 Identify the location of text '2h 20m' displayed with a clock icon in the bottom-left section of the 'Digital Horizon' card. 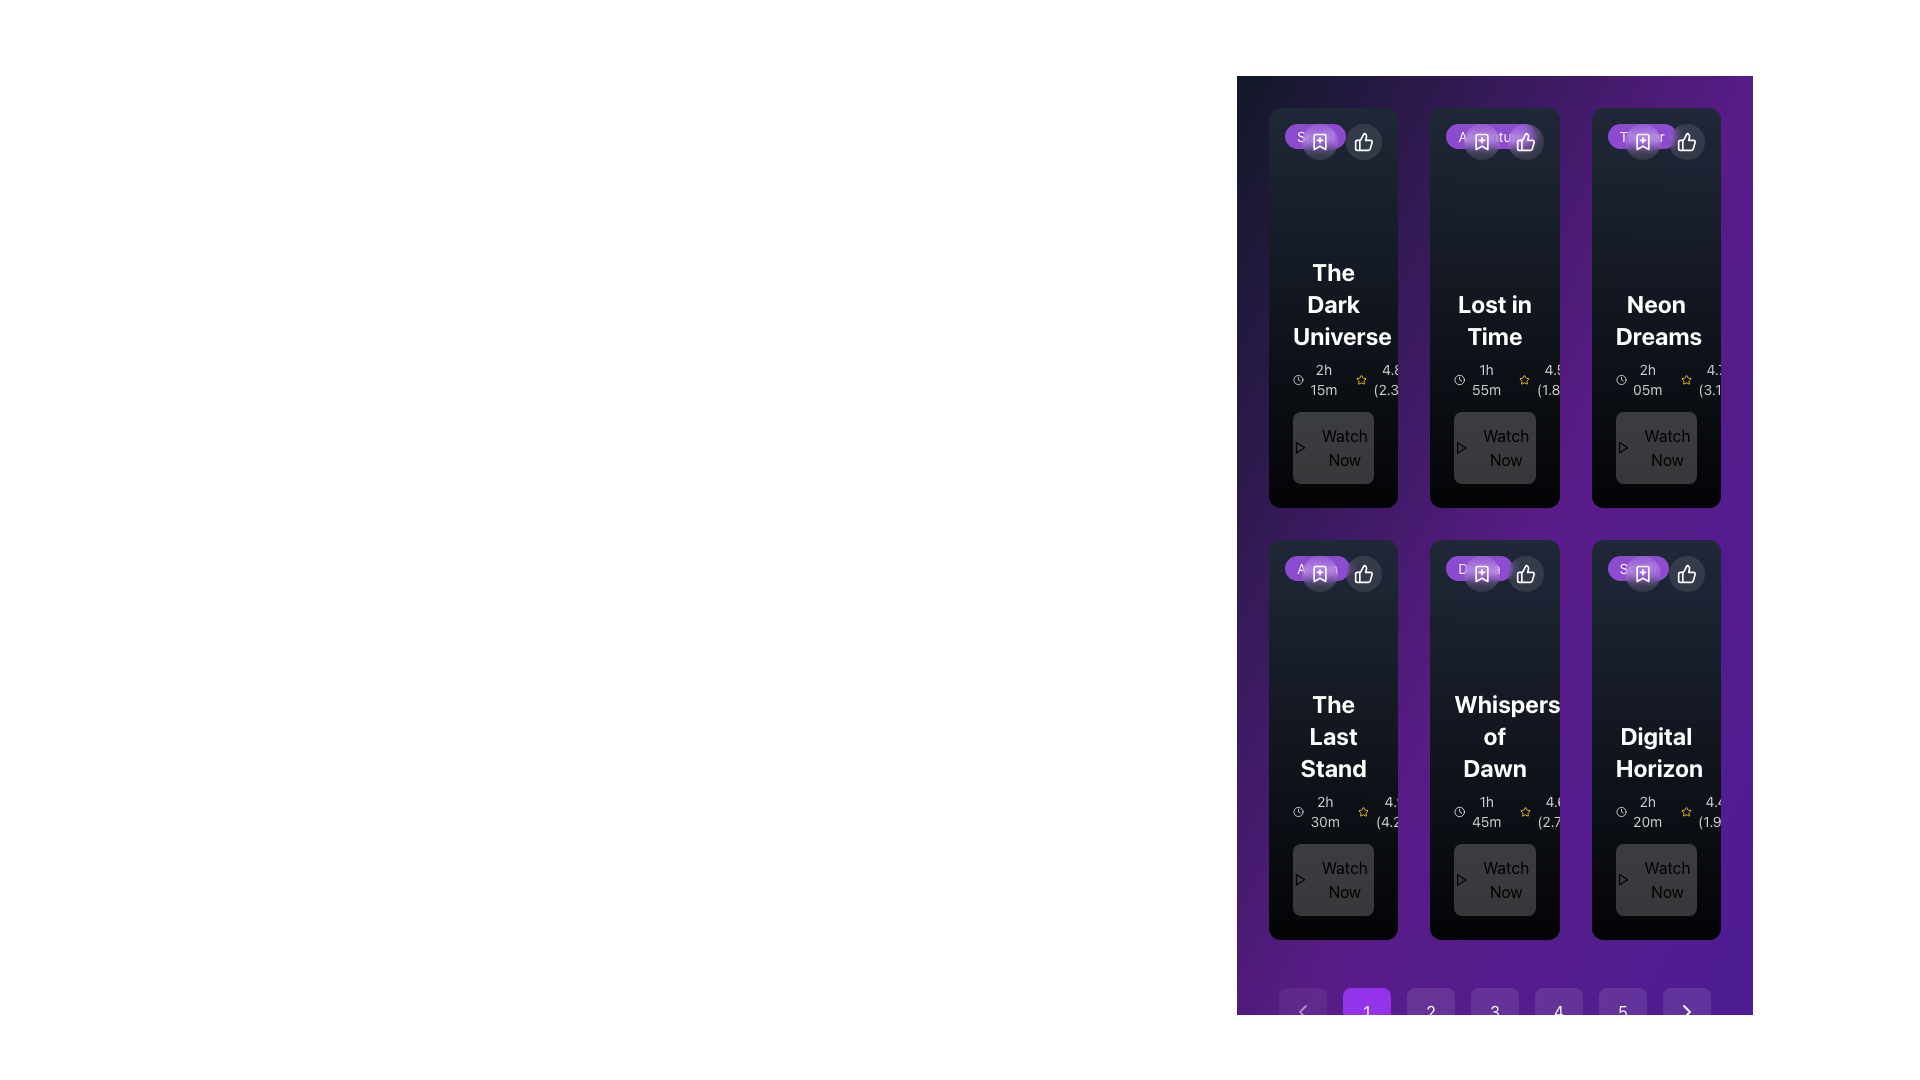
(1640, 812).